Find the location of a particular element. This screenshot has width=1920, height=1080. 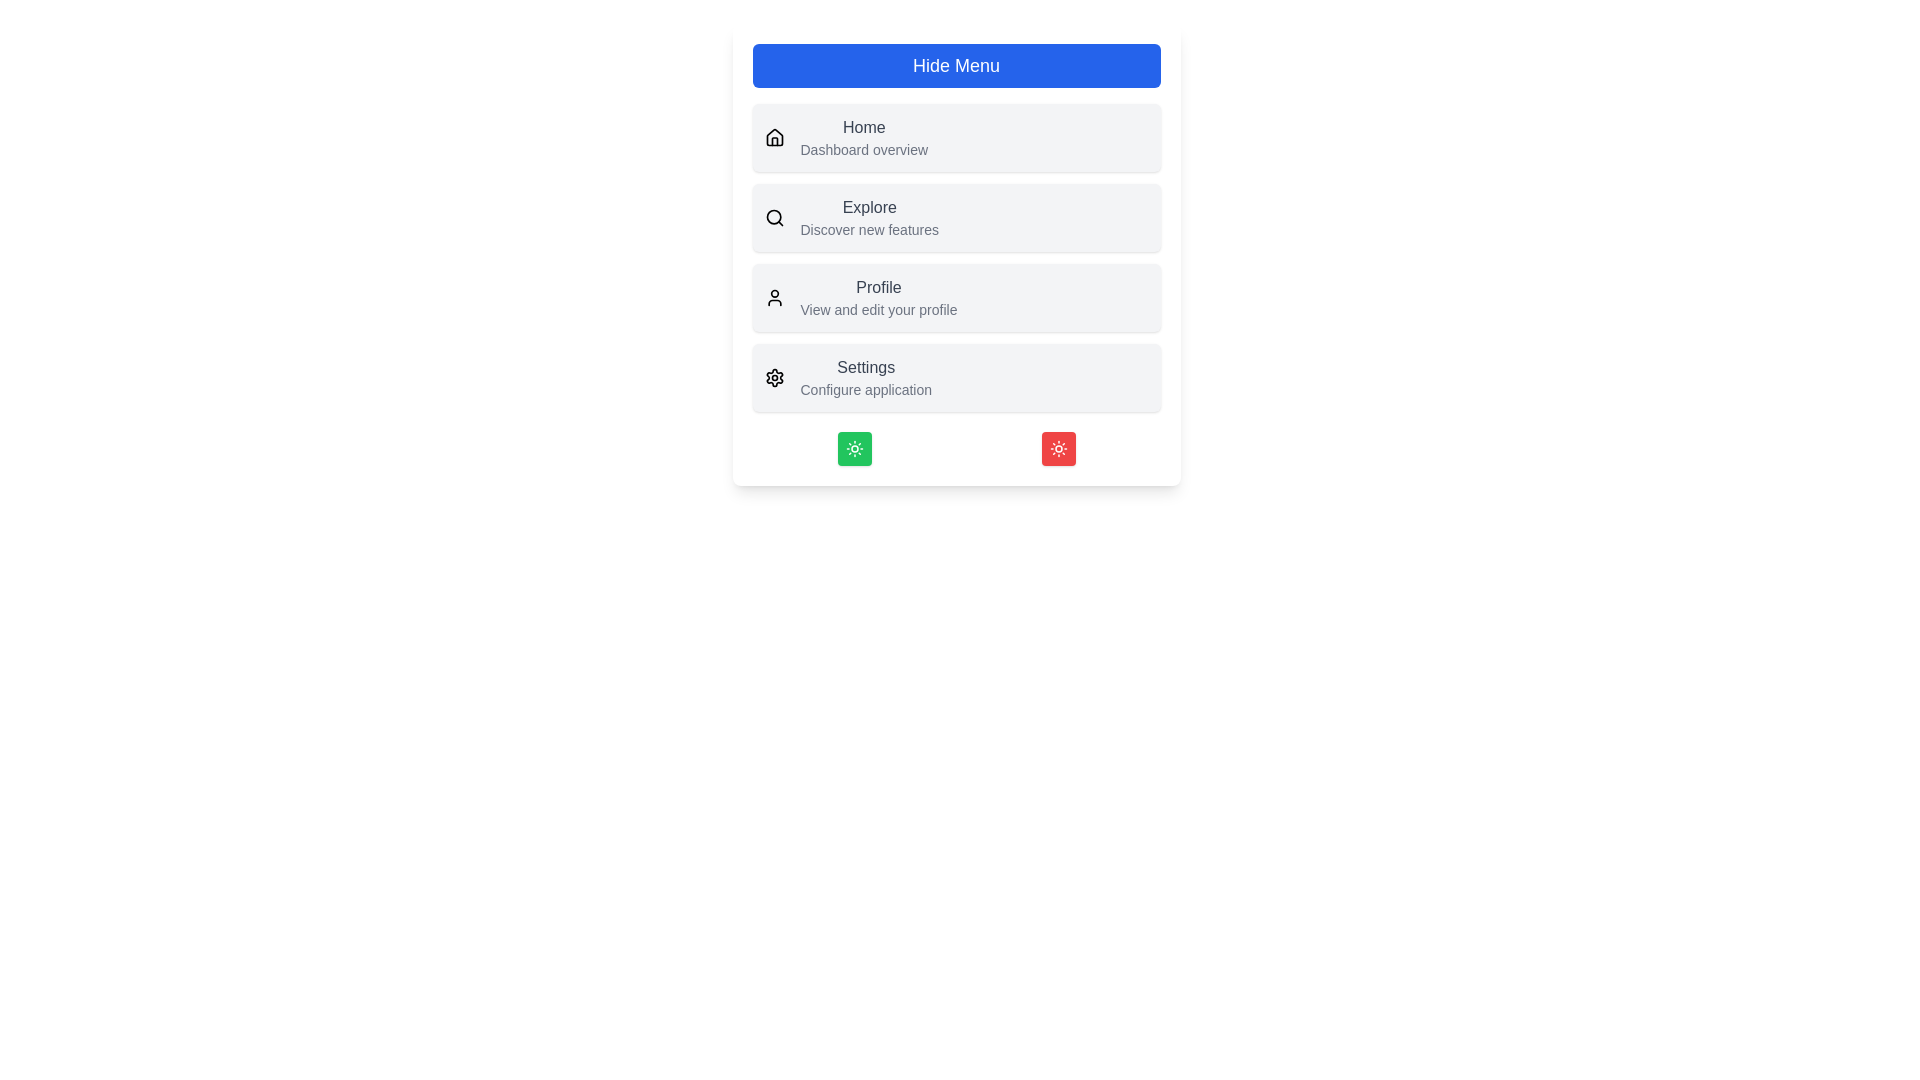

the red action button at the bottom is located at coordinates (1057, 447).